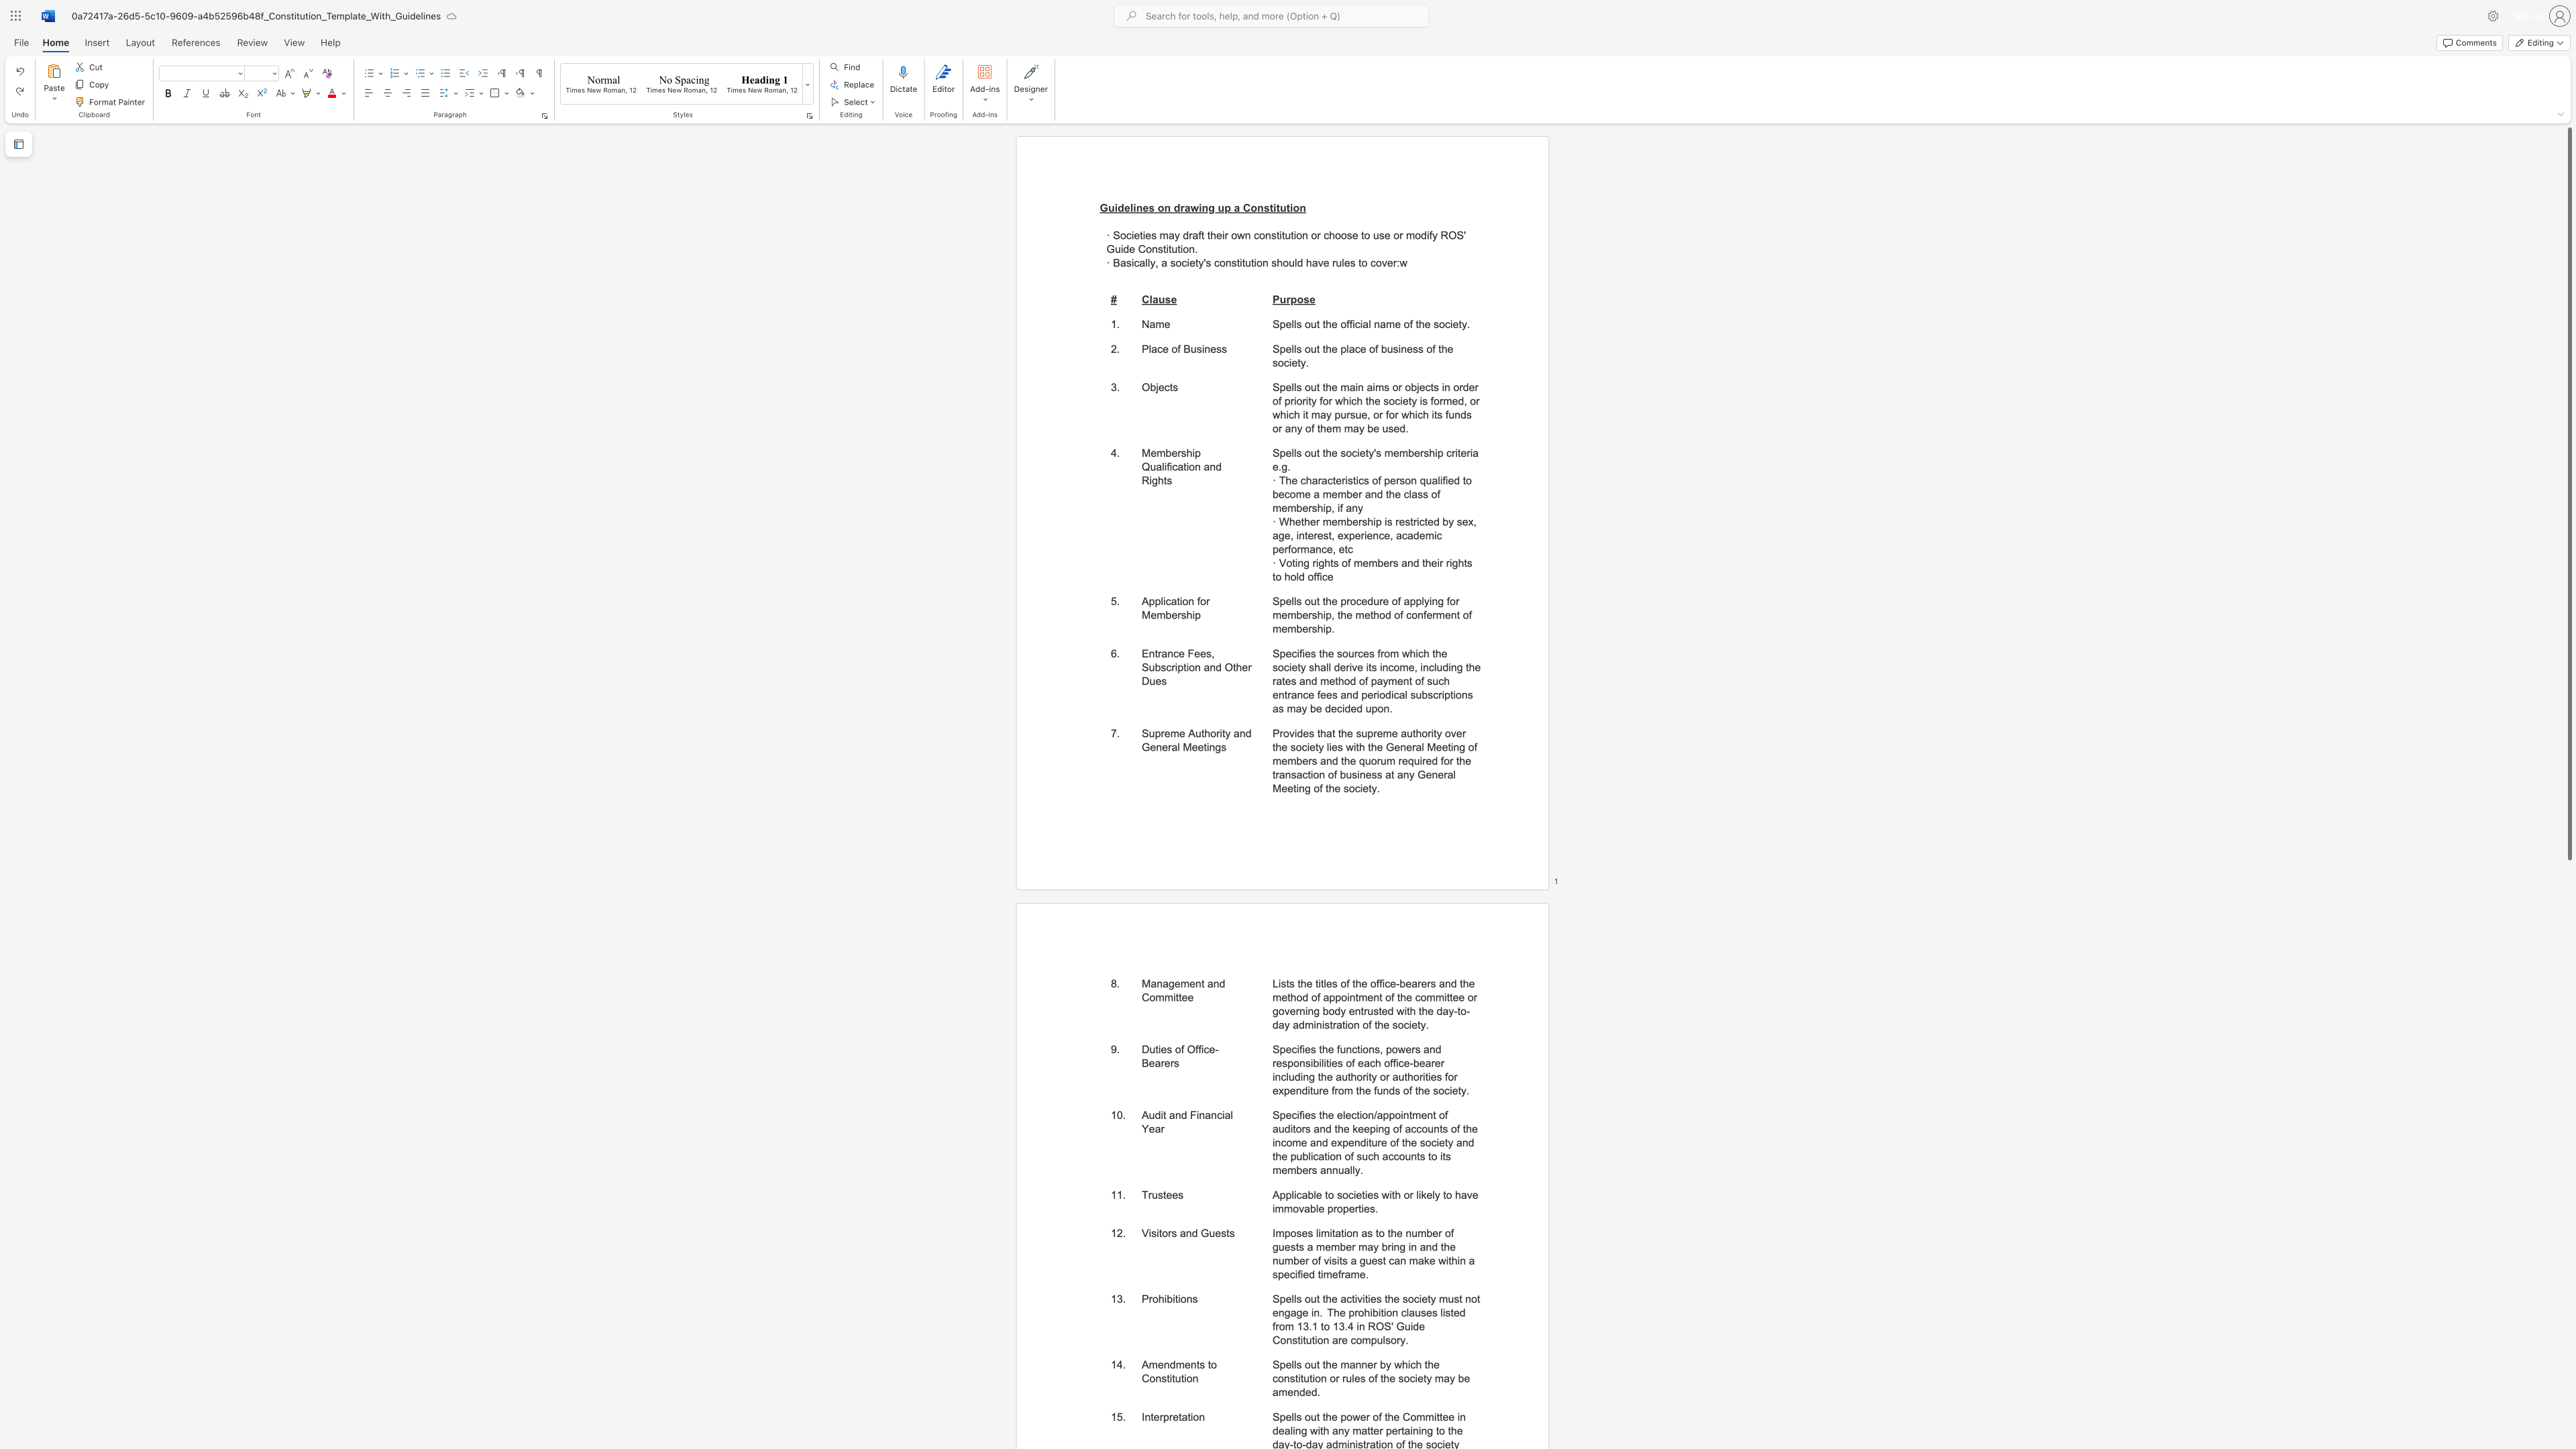 The width and height of the screenshot is (2576, 1449). I want to click on the space between the continuous character "n" and "g" in the text, so click(1208, 207).